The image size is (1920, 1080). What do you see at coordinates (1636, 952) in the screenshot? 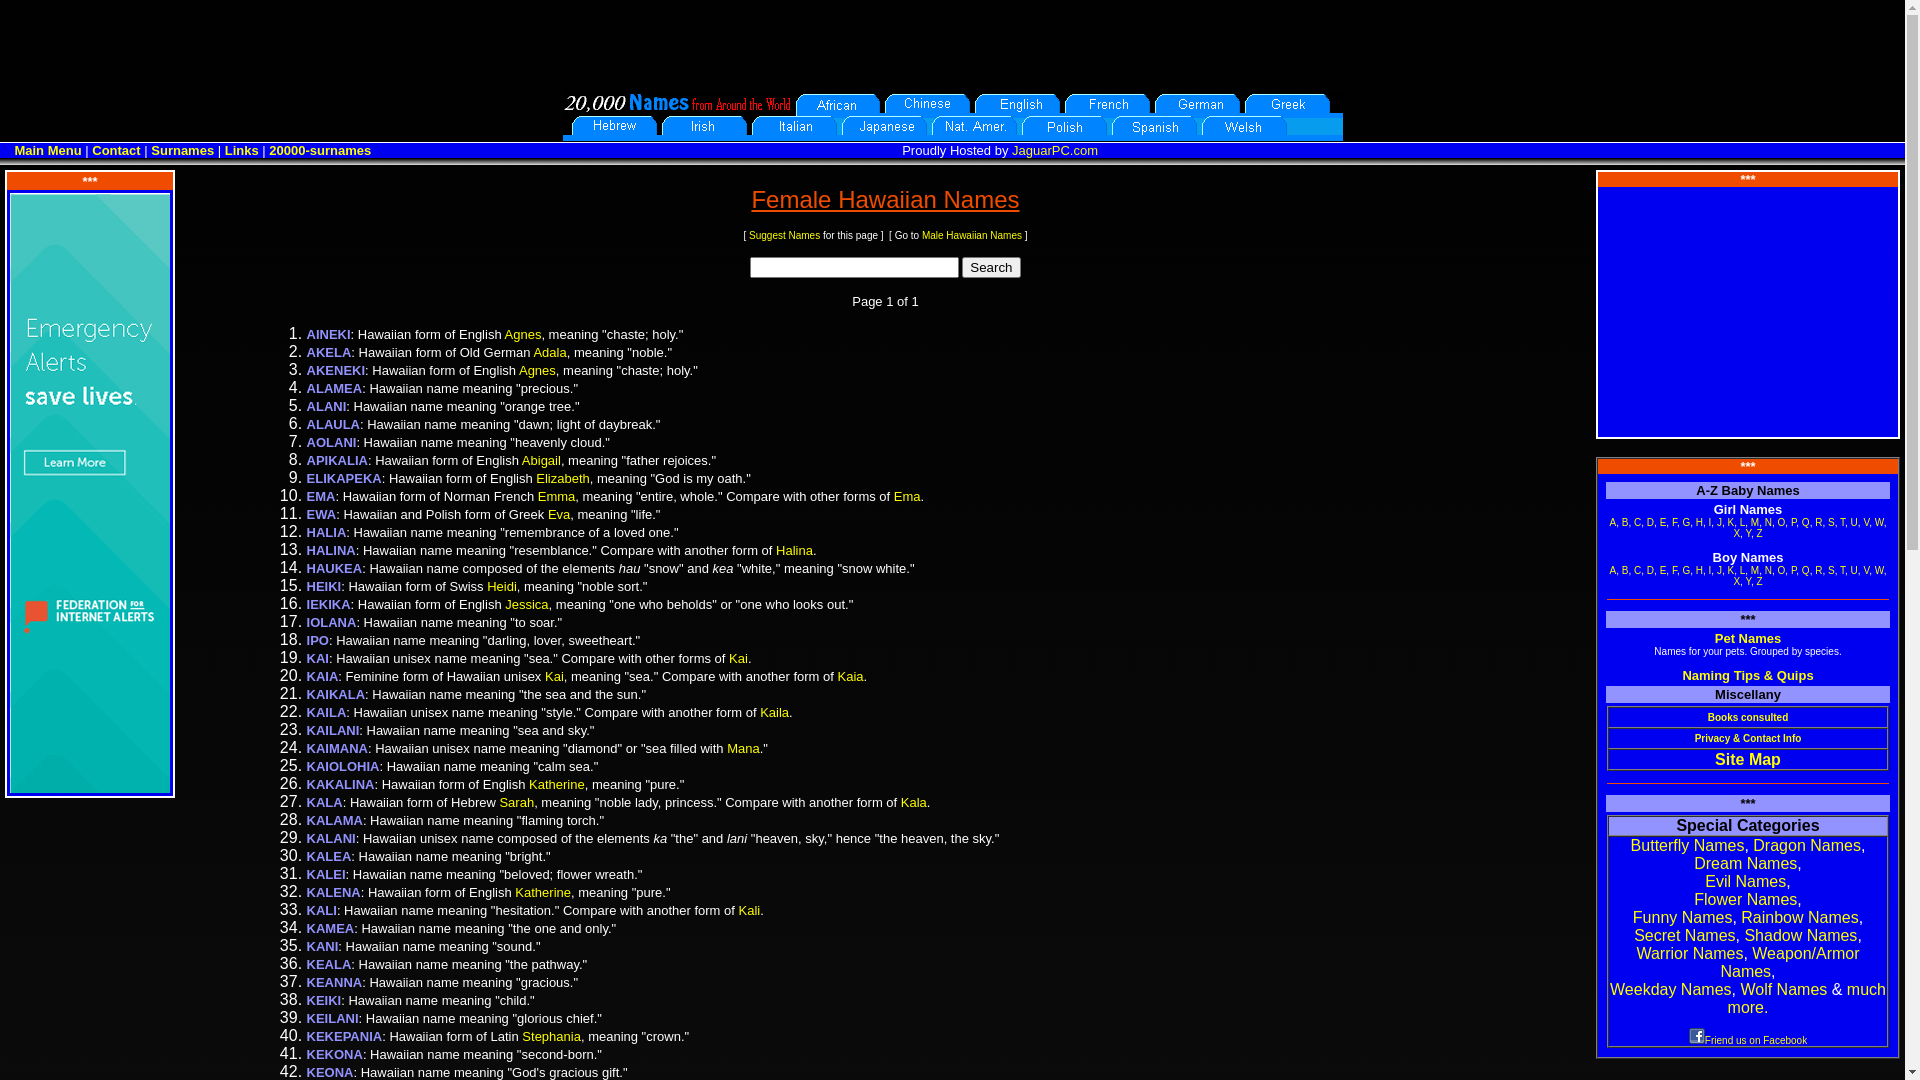
I see `'Warrior Names'` at bounding box center [1636, 952].